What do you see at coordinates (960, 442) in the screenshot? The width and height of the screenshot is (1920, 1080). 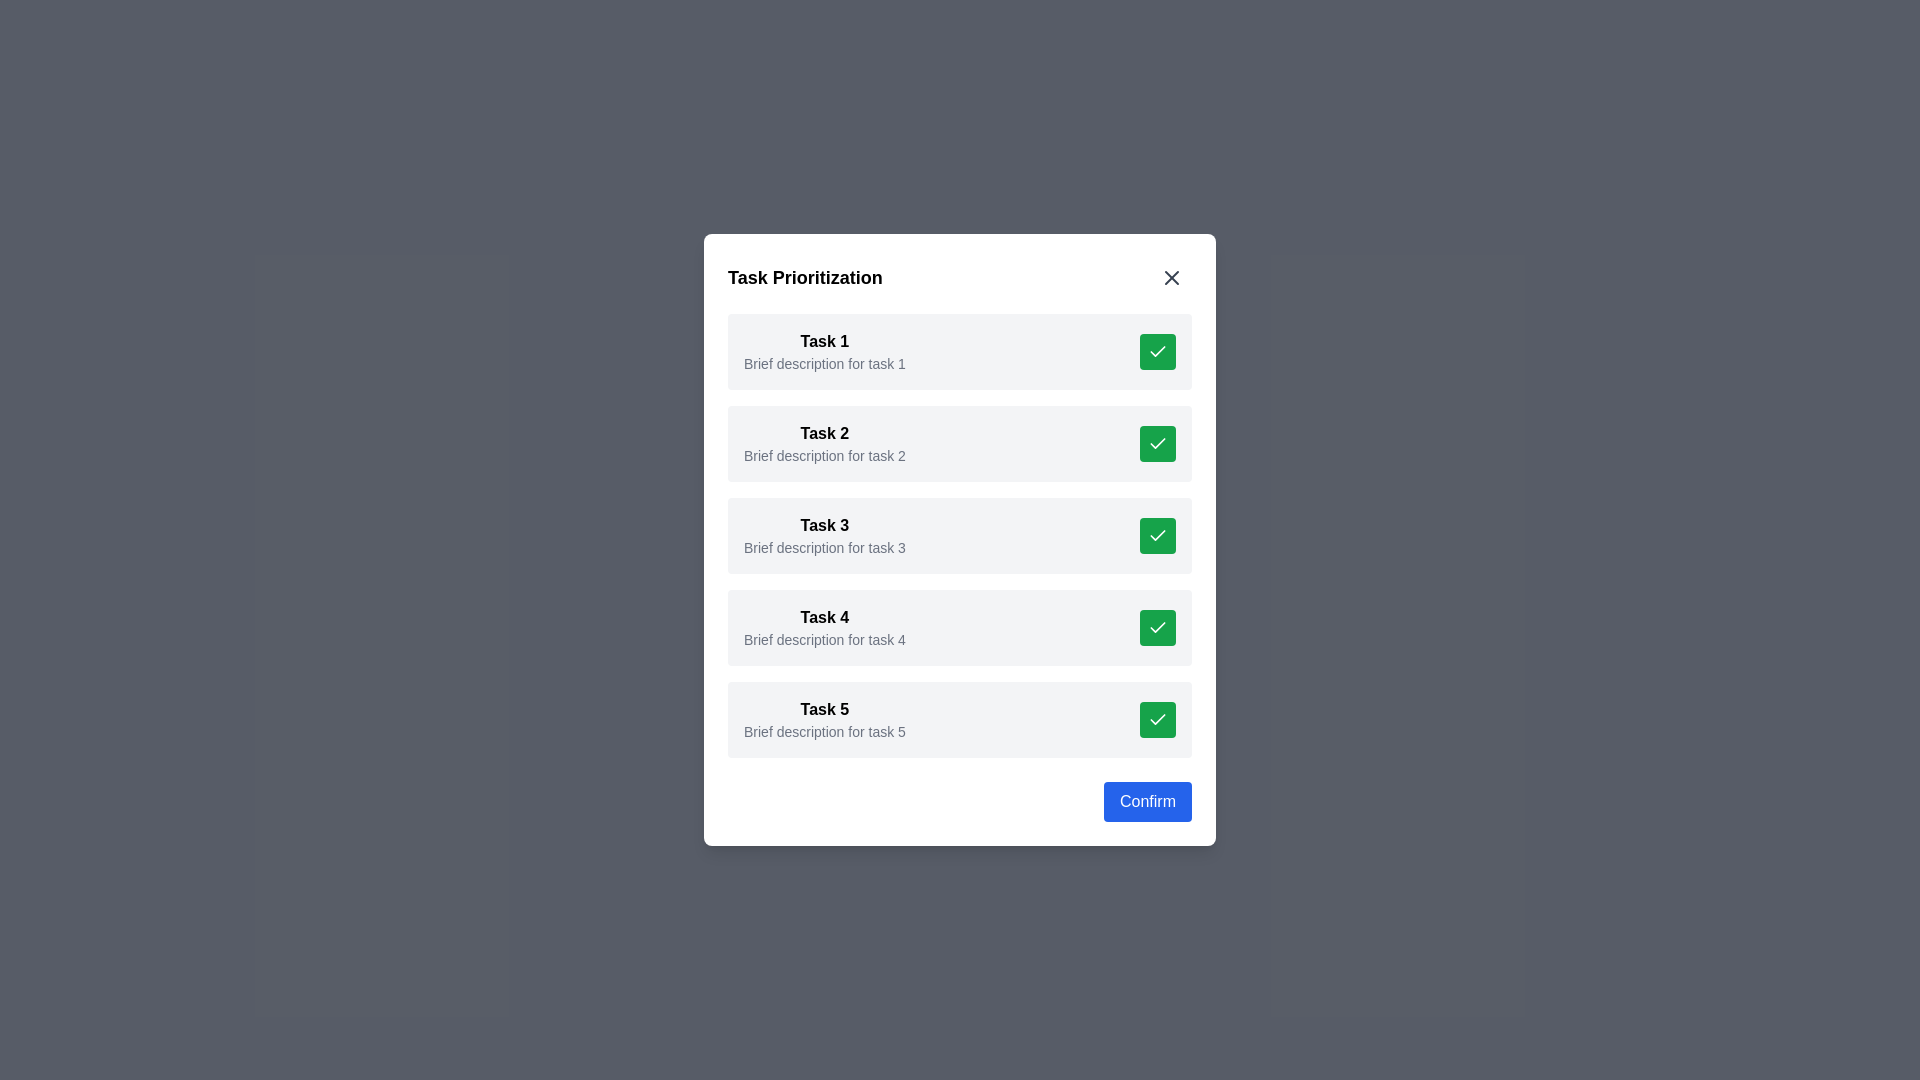 I see `the green button with a white checkmark in the task entry labeled 'Task 2', which contains a bold title and a smaller description` at bounding box center [960, 442].